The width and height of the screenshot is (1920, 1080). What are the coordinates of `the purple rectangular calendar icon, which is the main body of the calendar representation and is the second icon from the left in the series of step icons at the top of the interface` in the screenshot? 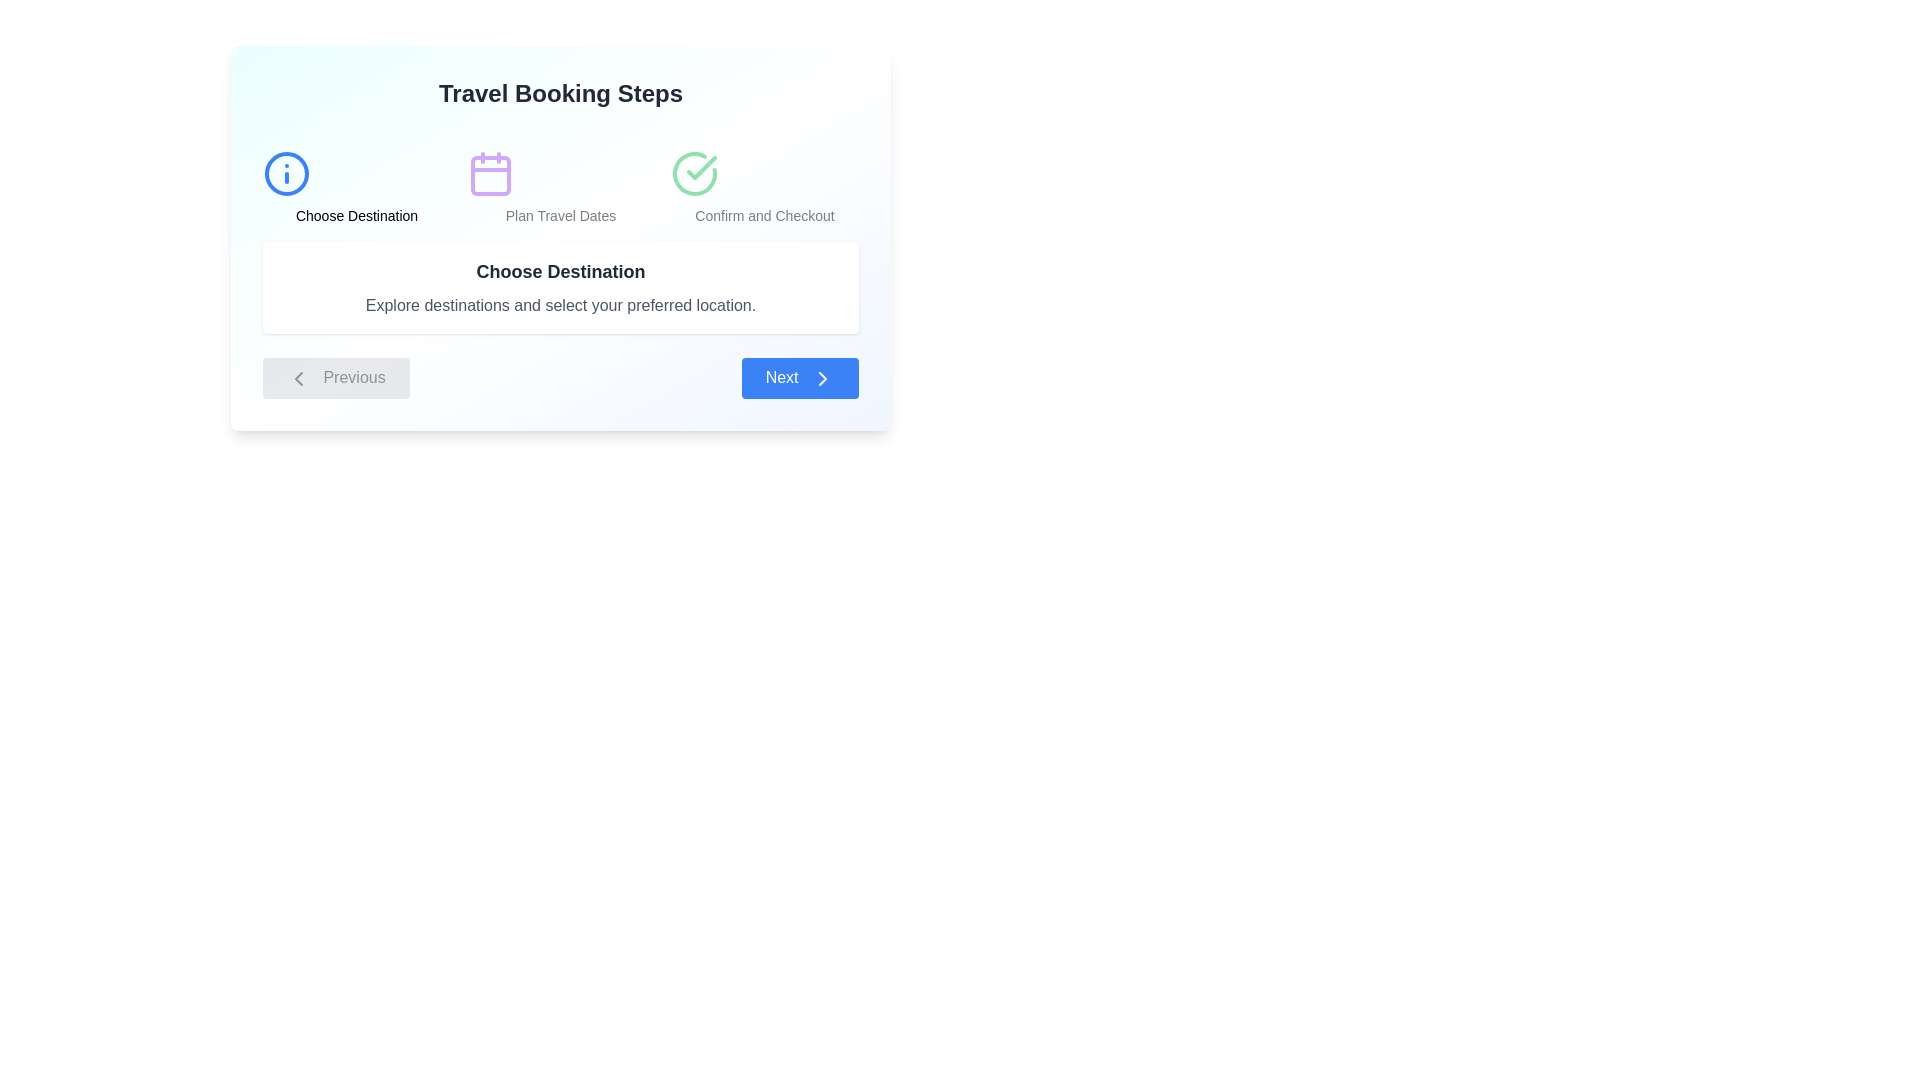 It's located at (490, 175).